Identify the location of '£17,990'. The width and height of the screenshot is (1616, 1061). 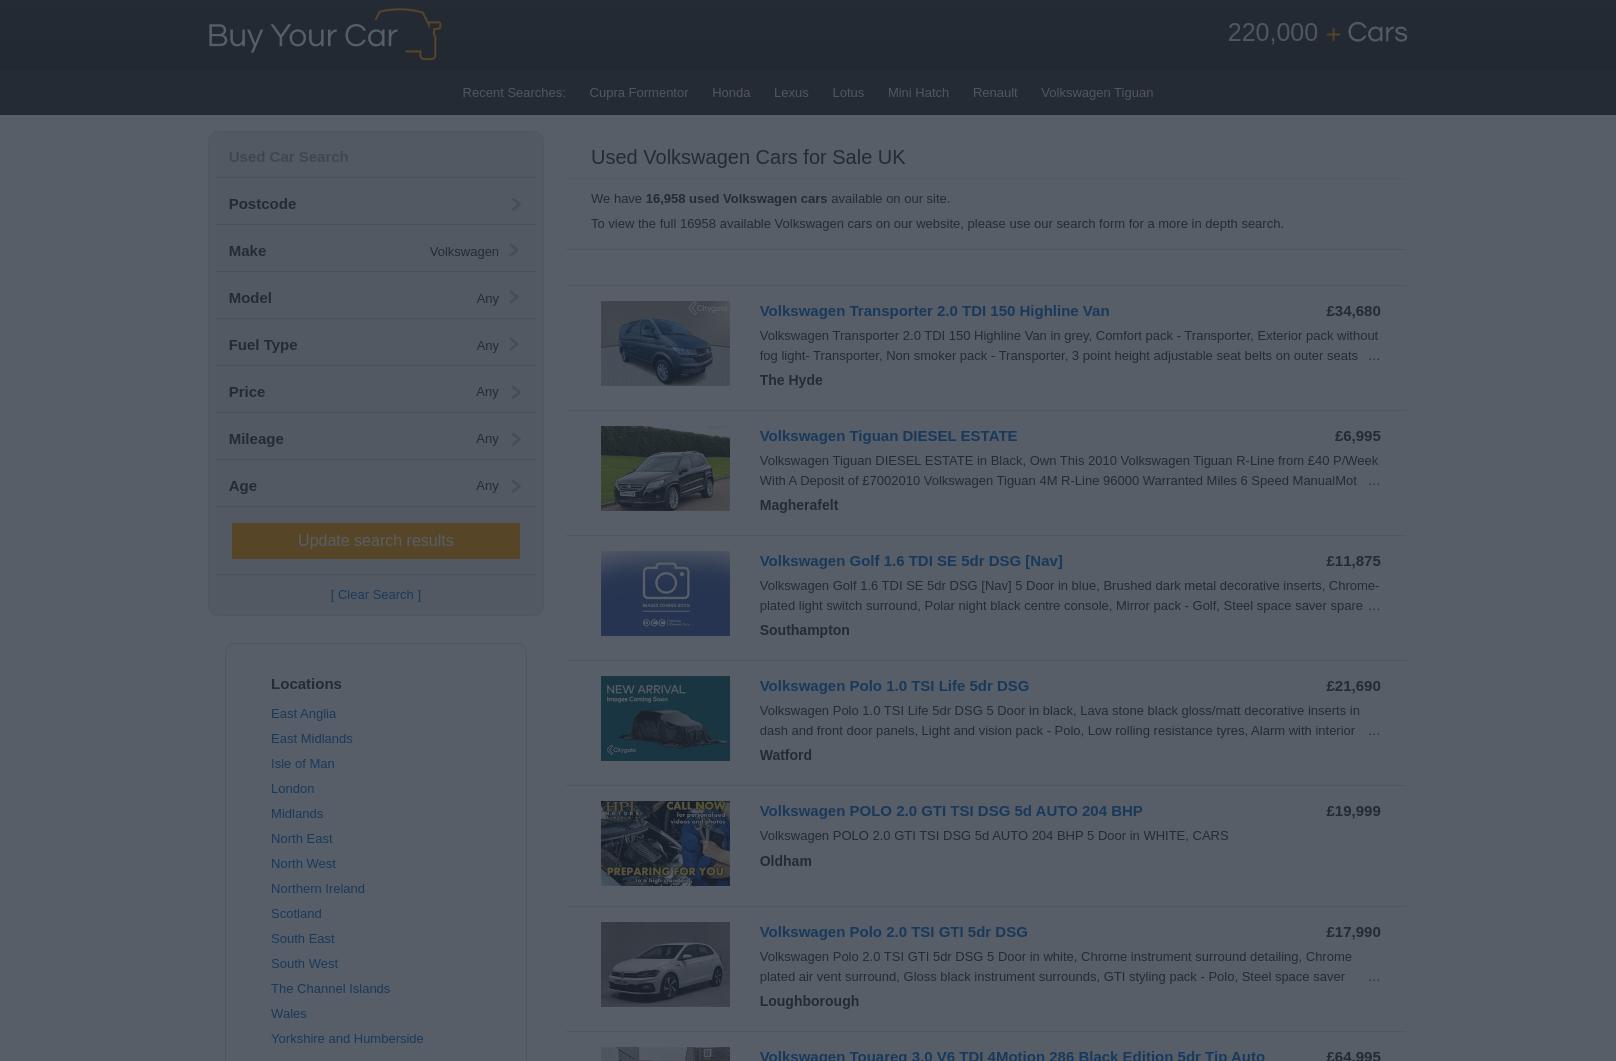
(1324, 930).